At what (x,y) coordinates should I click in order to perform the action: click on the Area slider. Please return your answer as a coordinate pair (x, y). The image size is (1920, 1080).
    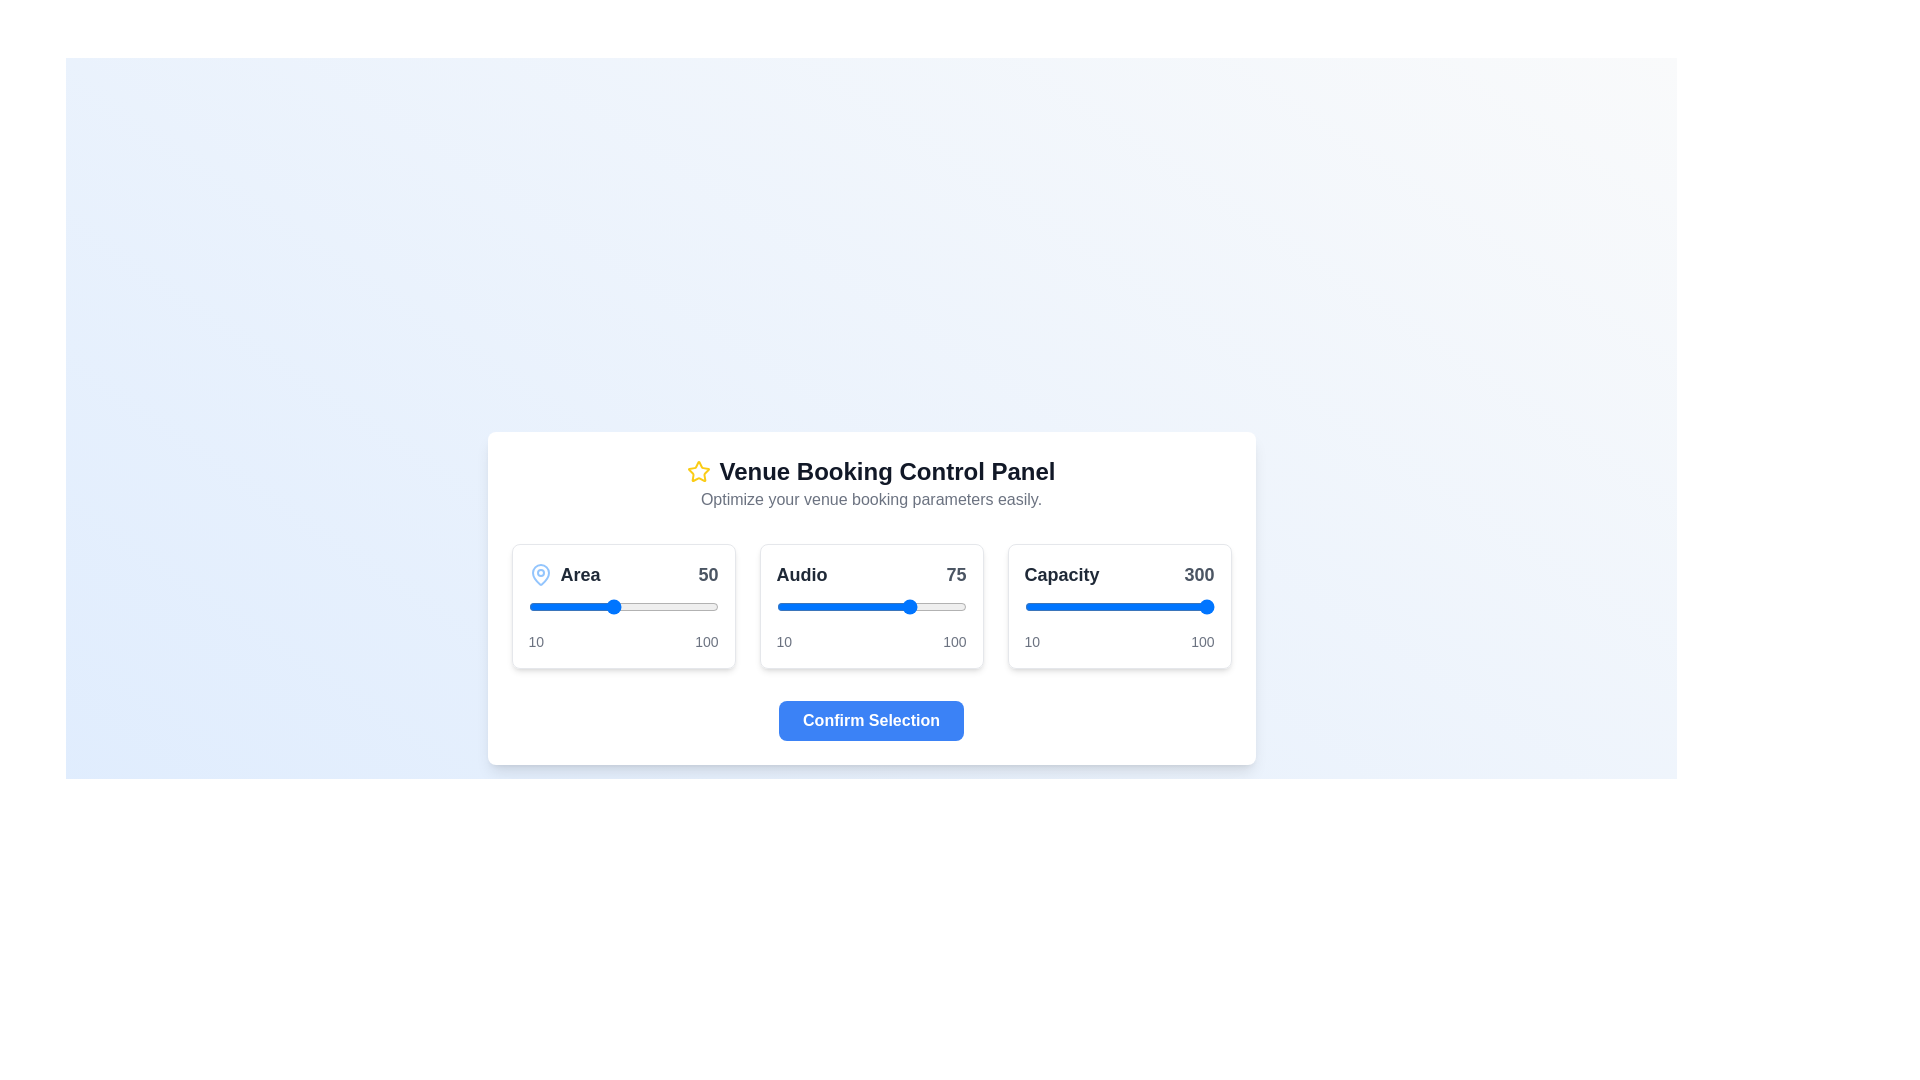
    Looking at the image, I should click on (607, 605).